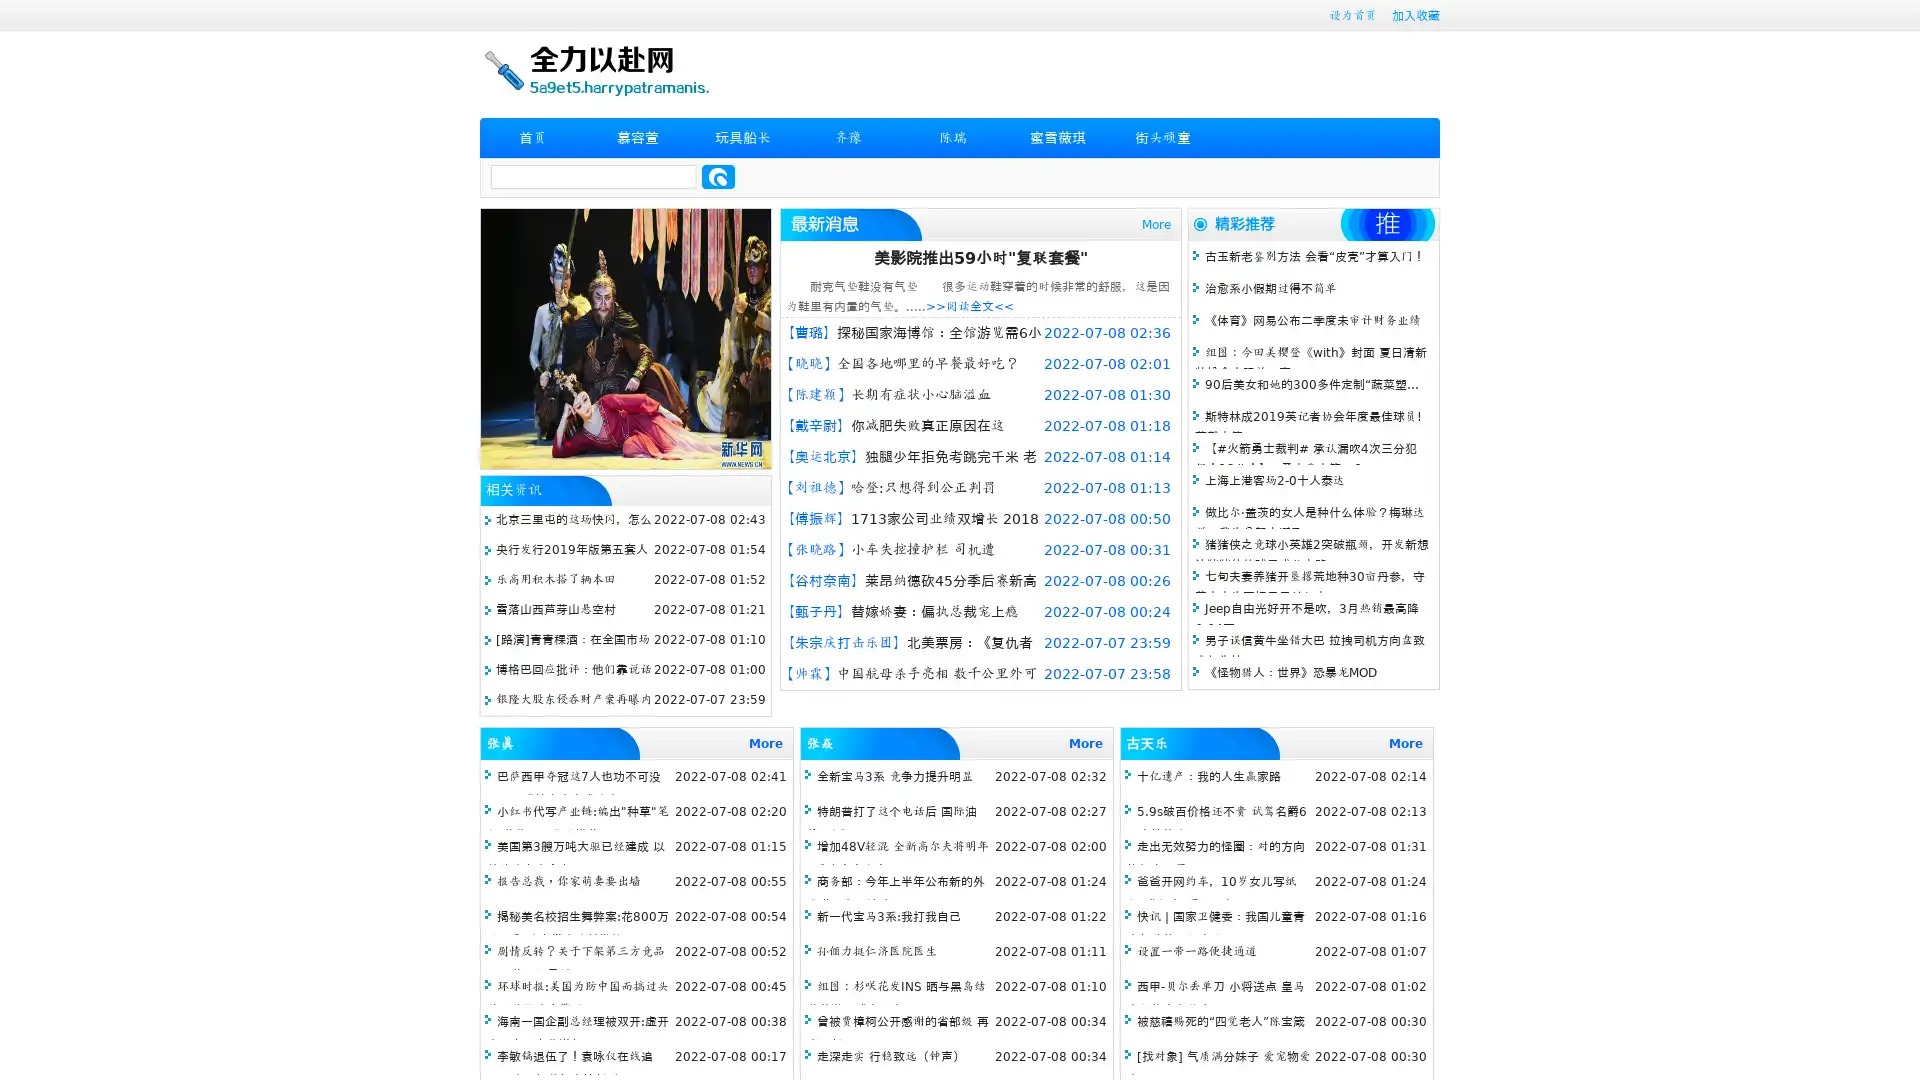 This screenshot has height=1080, width=1920. What do you see at coordinates (718, 176) in the screenshot?
I see `Search` at bounding box center [718, 176].